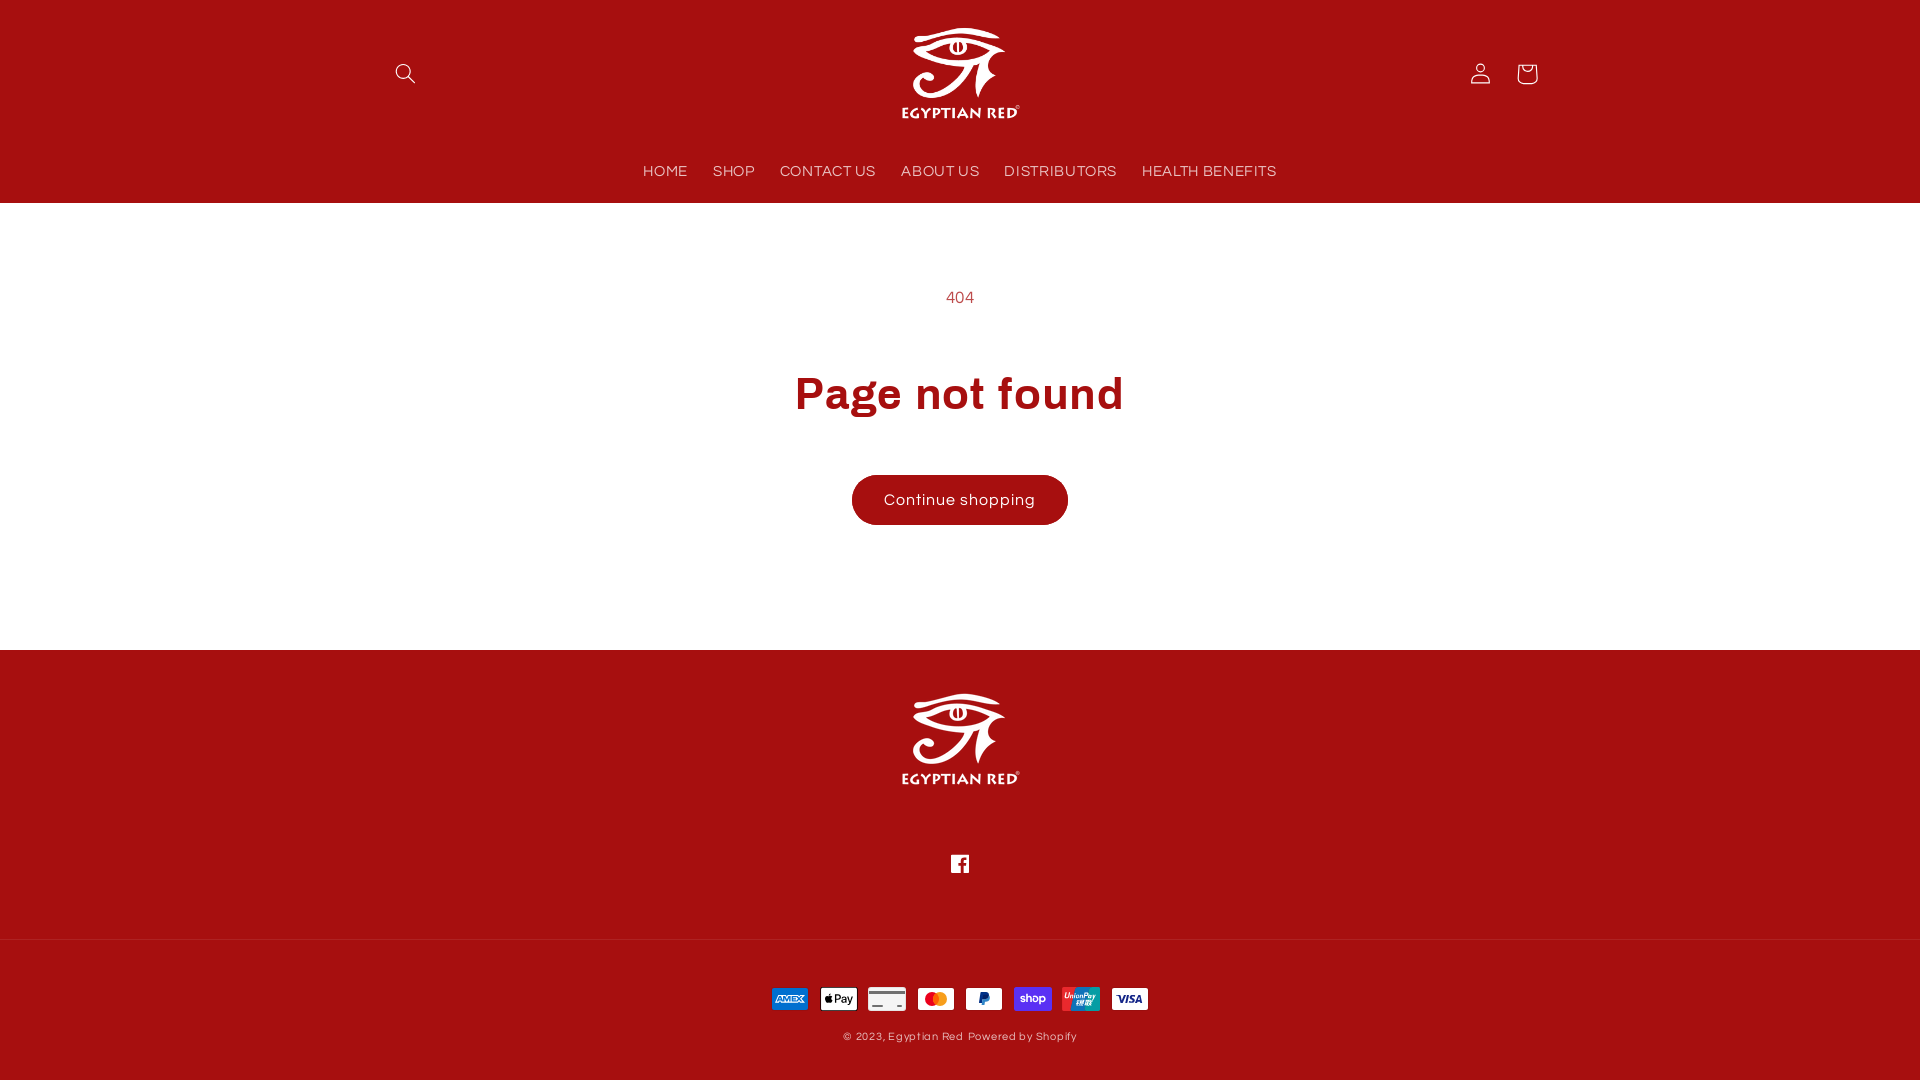  I want to click on 'Log in', so click(1481, 72).